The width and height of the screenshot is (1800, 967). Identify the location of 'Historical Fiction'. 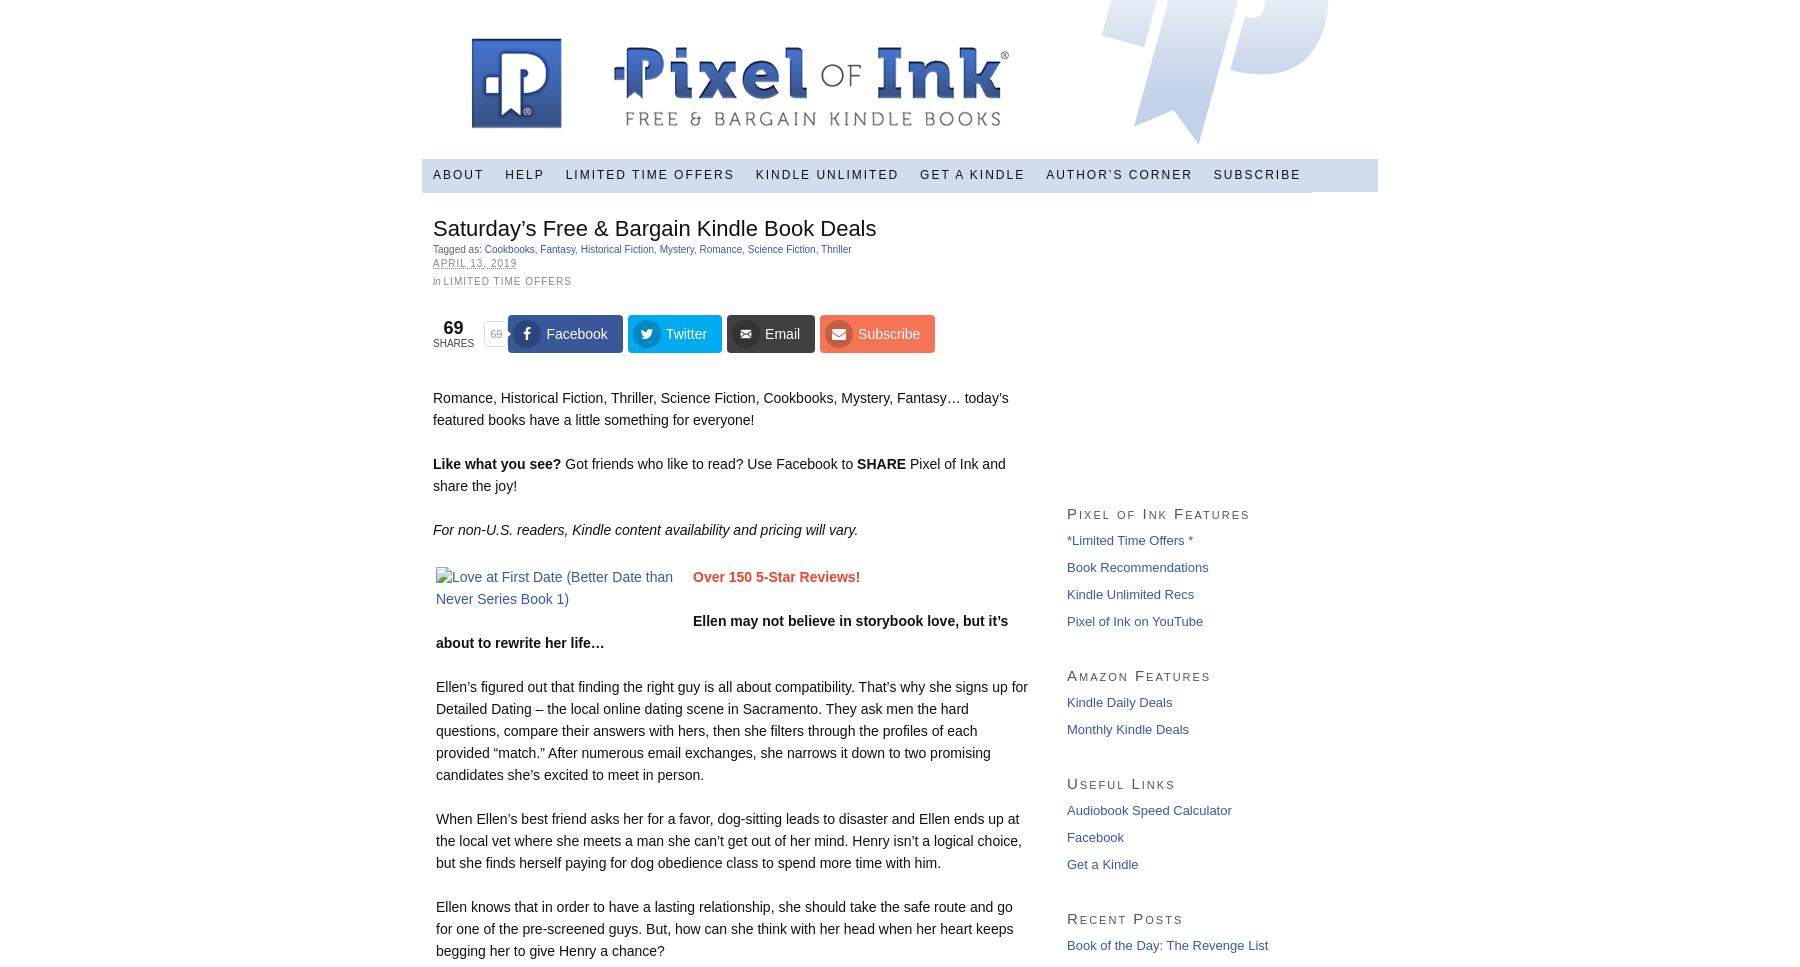
(617, 248).